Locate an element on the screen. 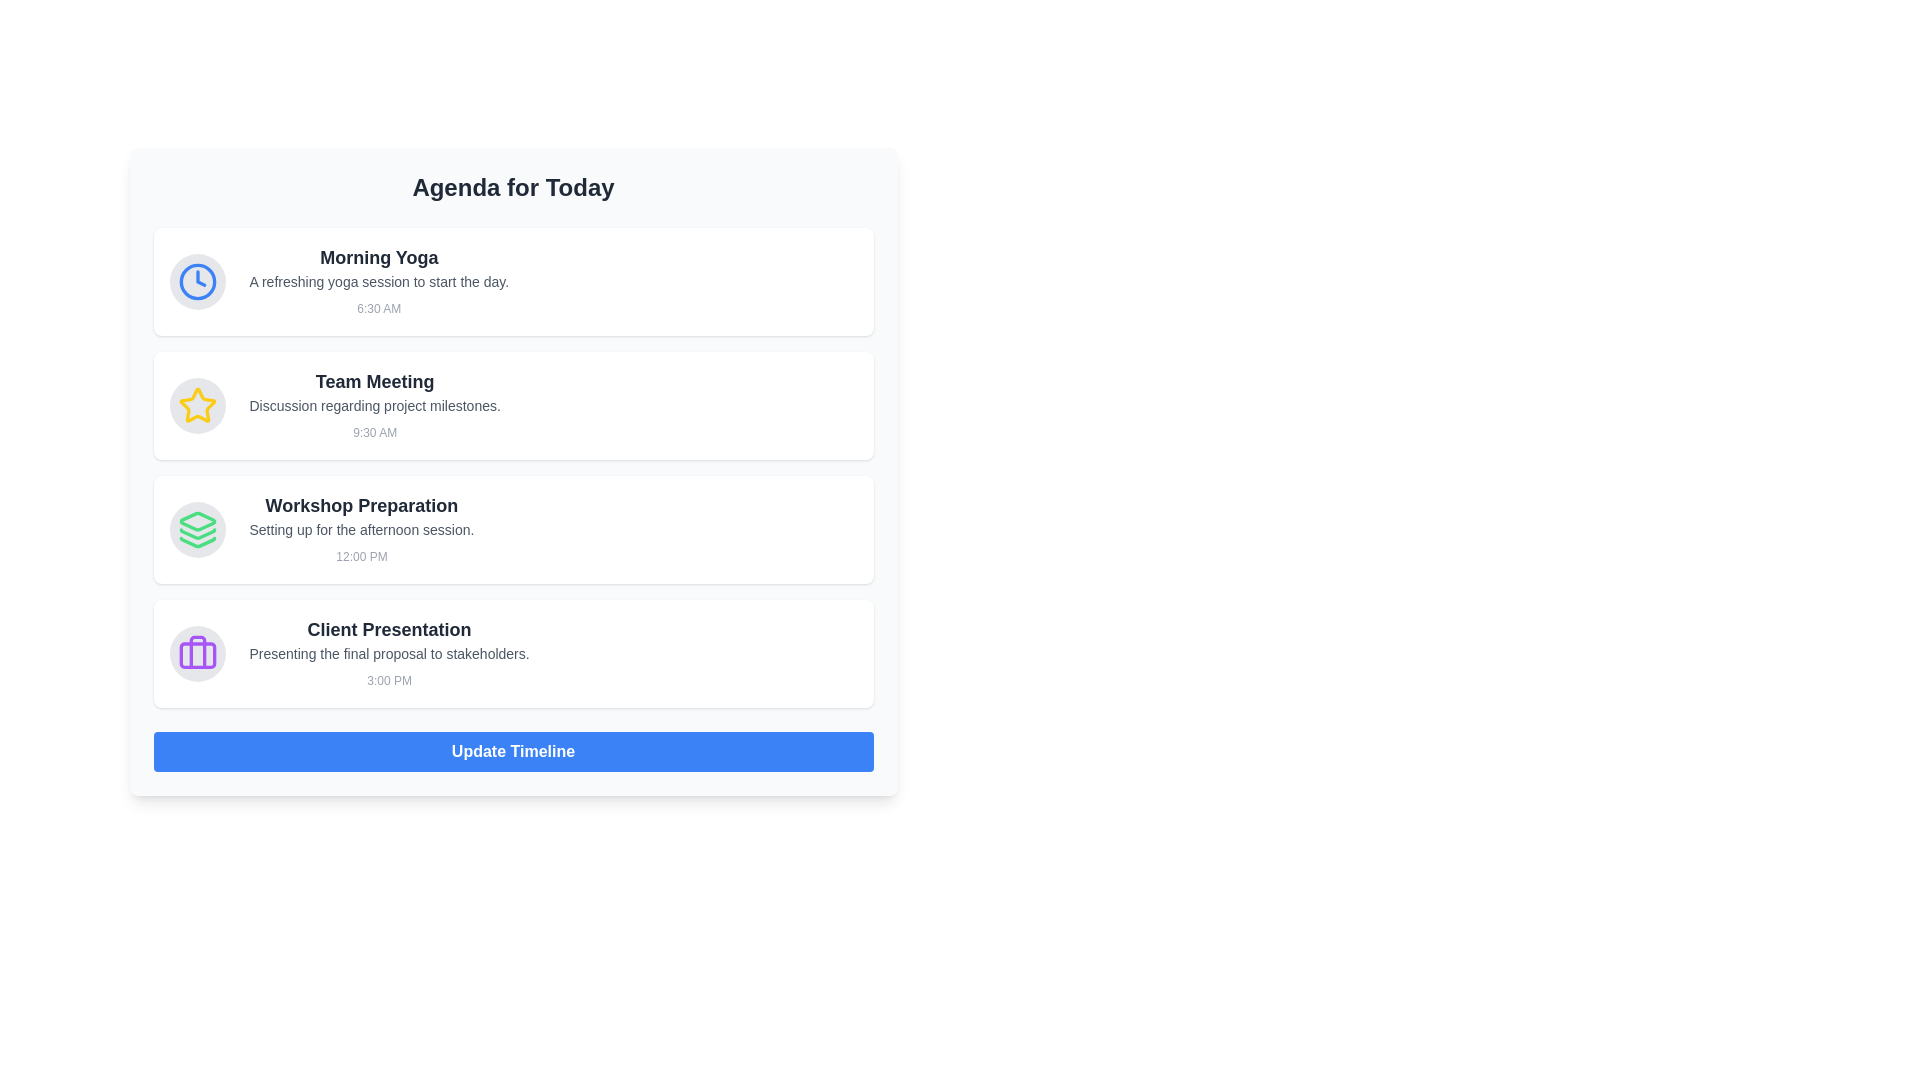 Image resolution: width=1920 pixels, height=1080 pixels. the Text Block displaying schedule information, which is the third item in a vertical list between 'Team Meeting' and 'Client Presentation', visually aligned with a green layered sheets icon is located at coordinates (361, 528).